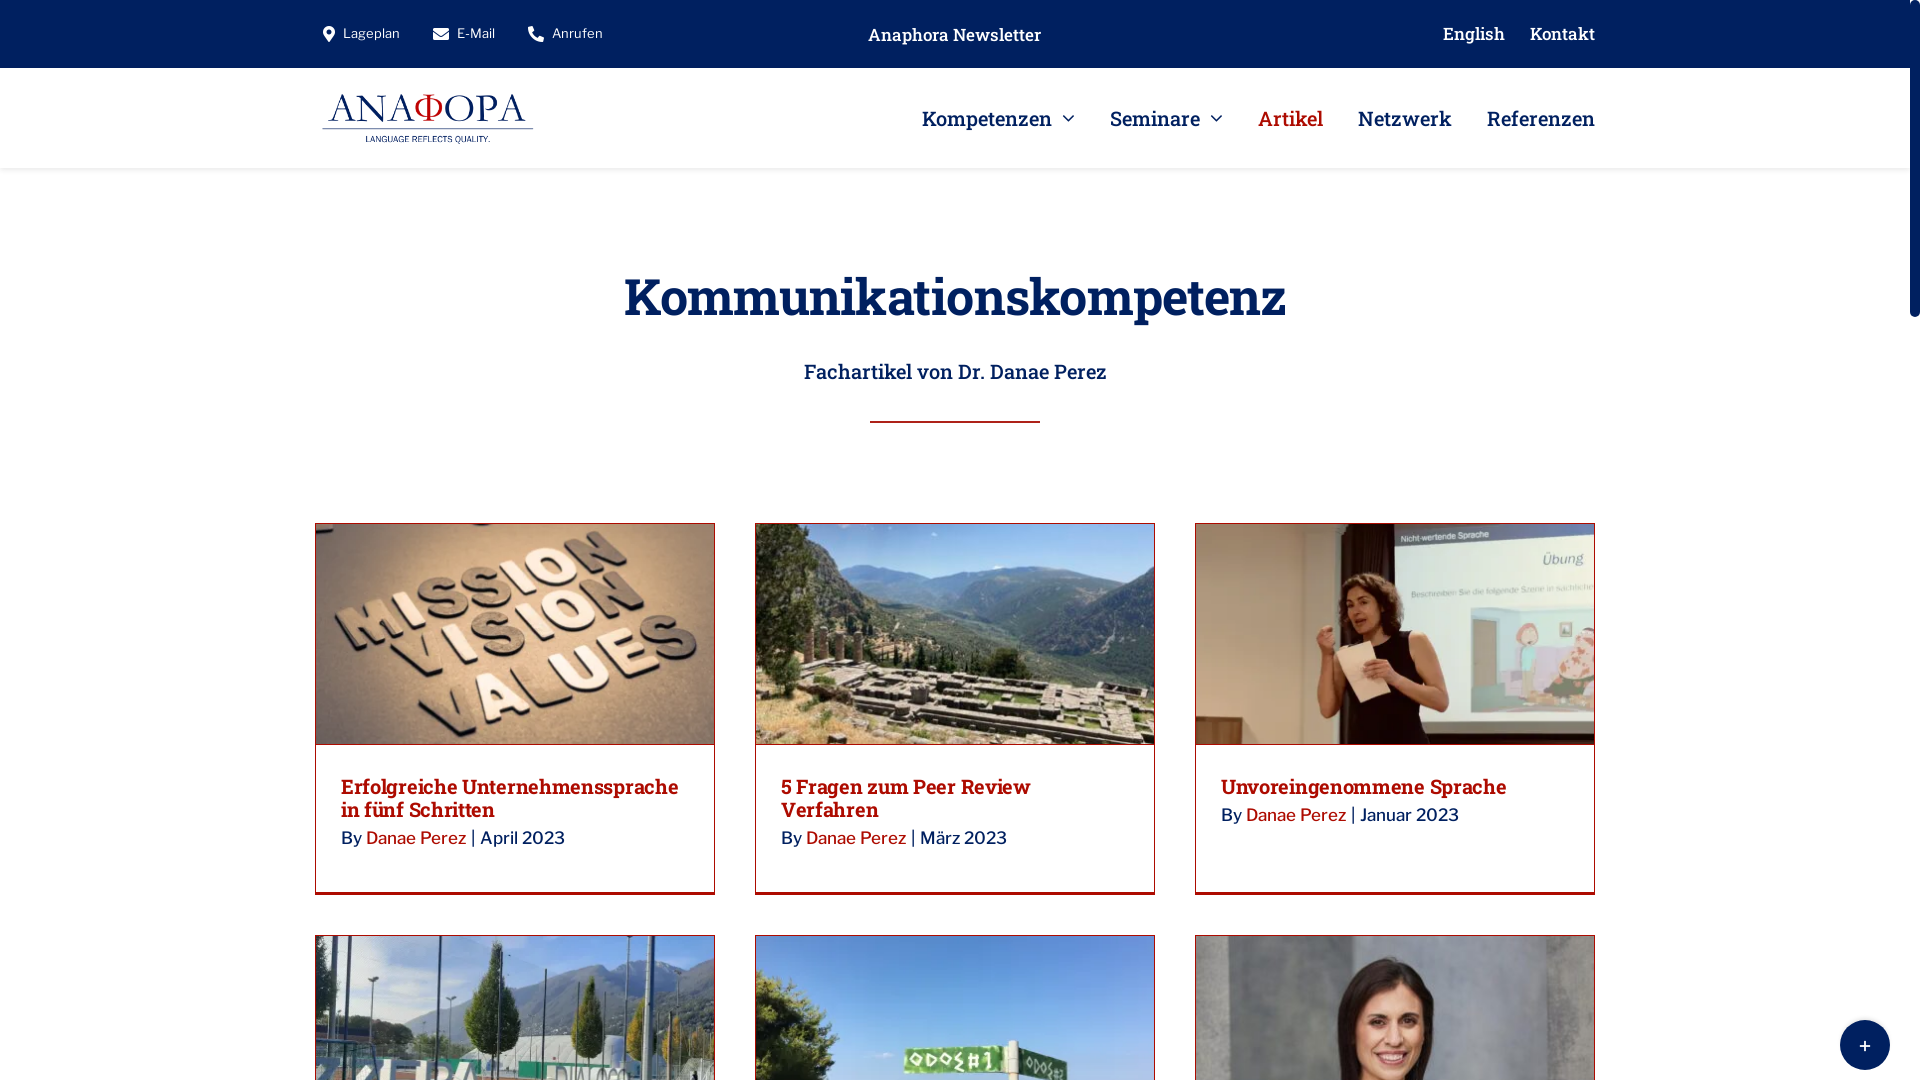 Image resolution: width=1920 pixels, height=1080 pixels. What do you see at coordinates (1539, 118) in the screenshot?
I see `'Referenzen'` at bounding box center [1539, 118].